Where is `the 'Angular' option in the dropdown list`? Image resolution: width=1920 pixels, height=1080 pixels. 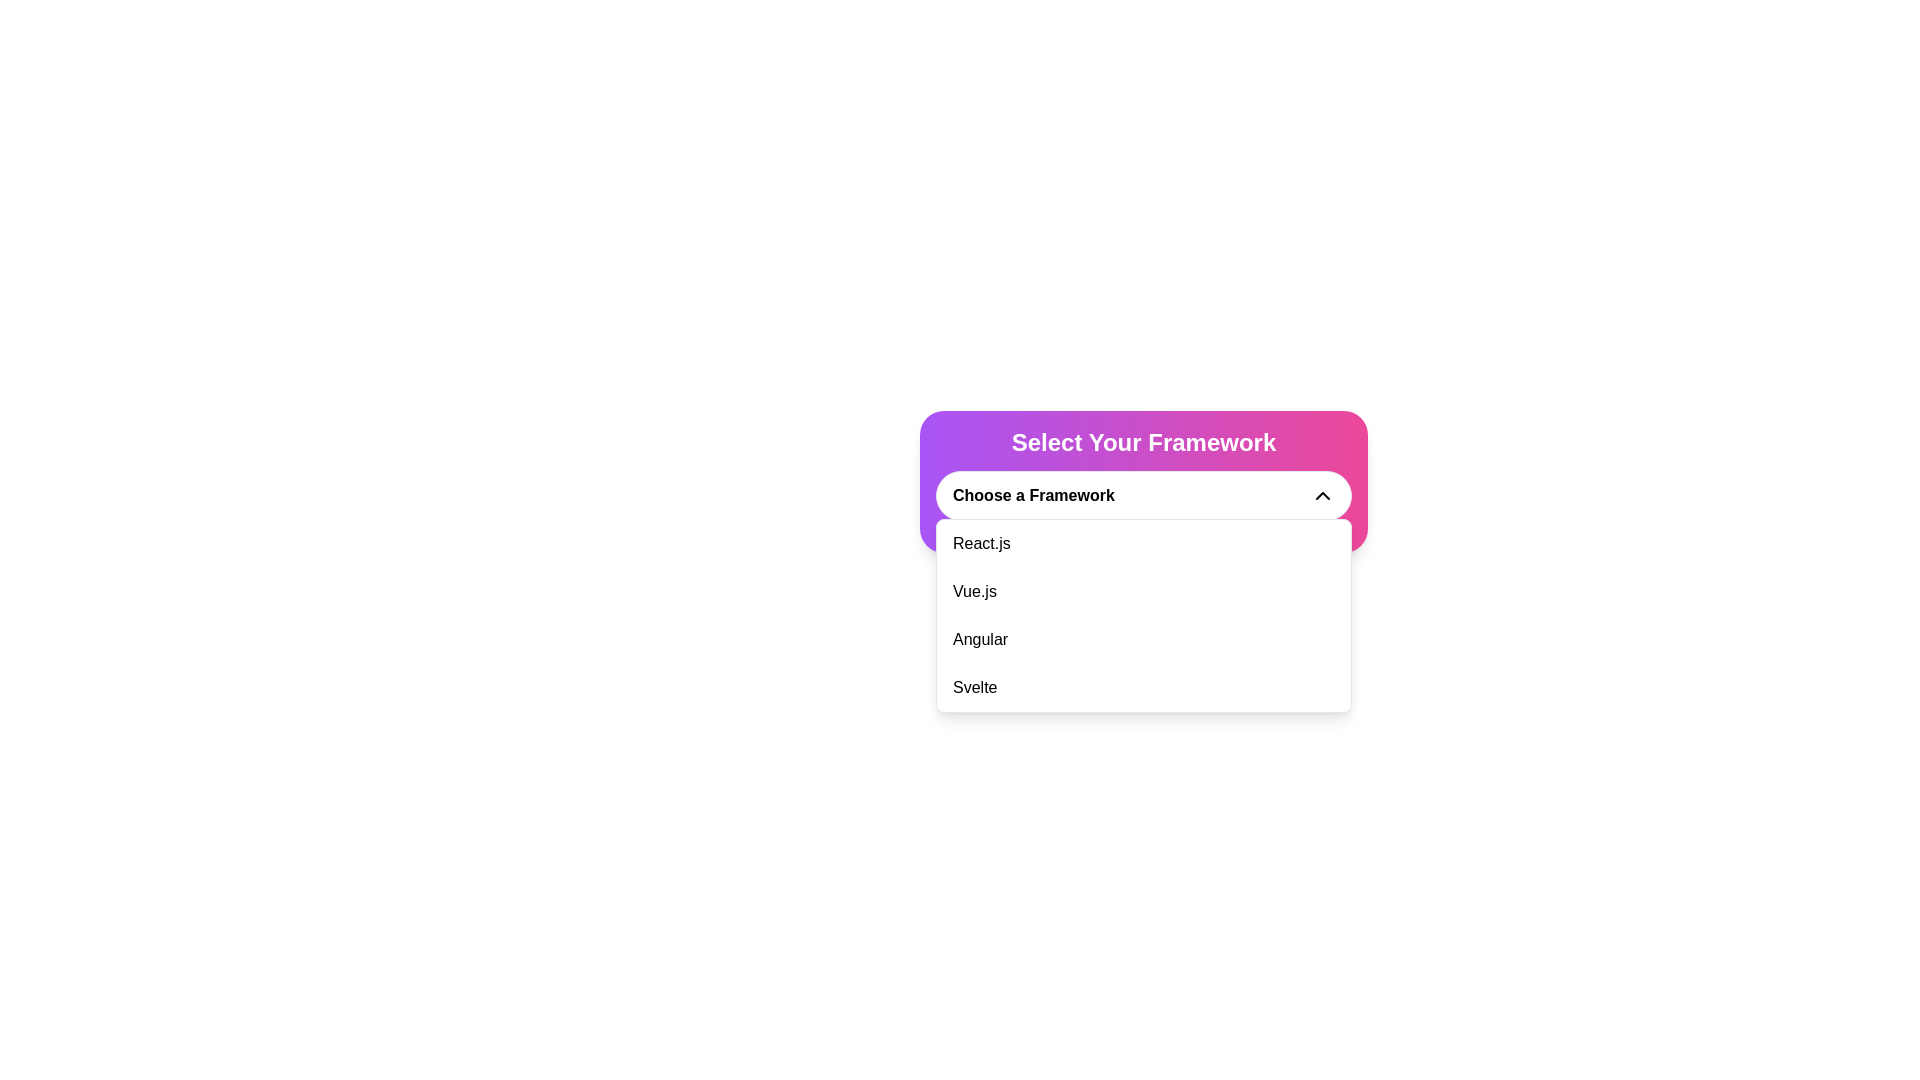
the 'Angular' option in the dropdown list is located at coordinates (1143, 640).